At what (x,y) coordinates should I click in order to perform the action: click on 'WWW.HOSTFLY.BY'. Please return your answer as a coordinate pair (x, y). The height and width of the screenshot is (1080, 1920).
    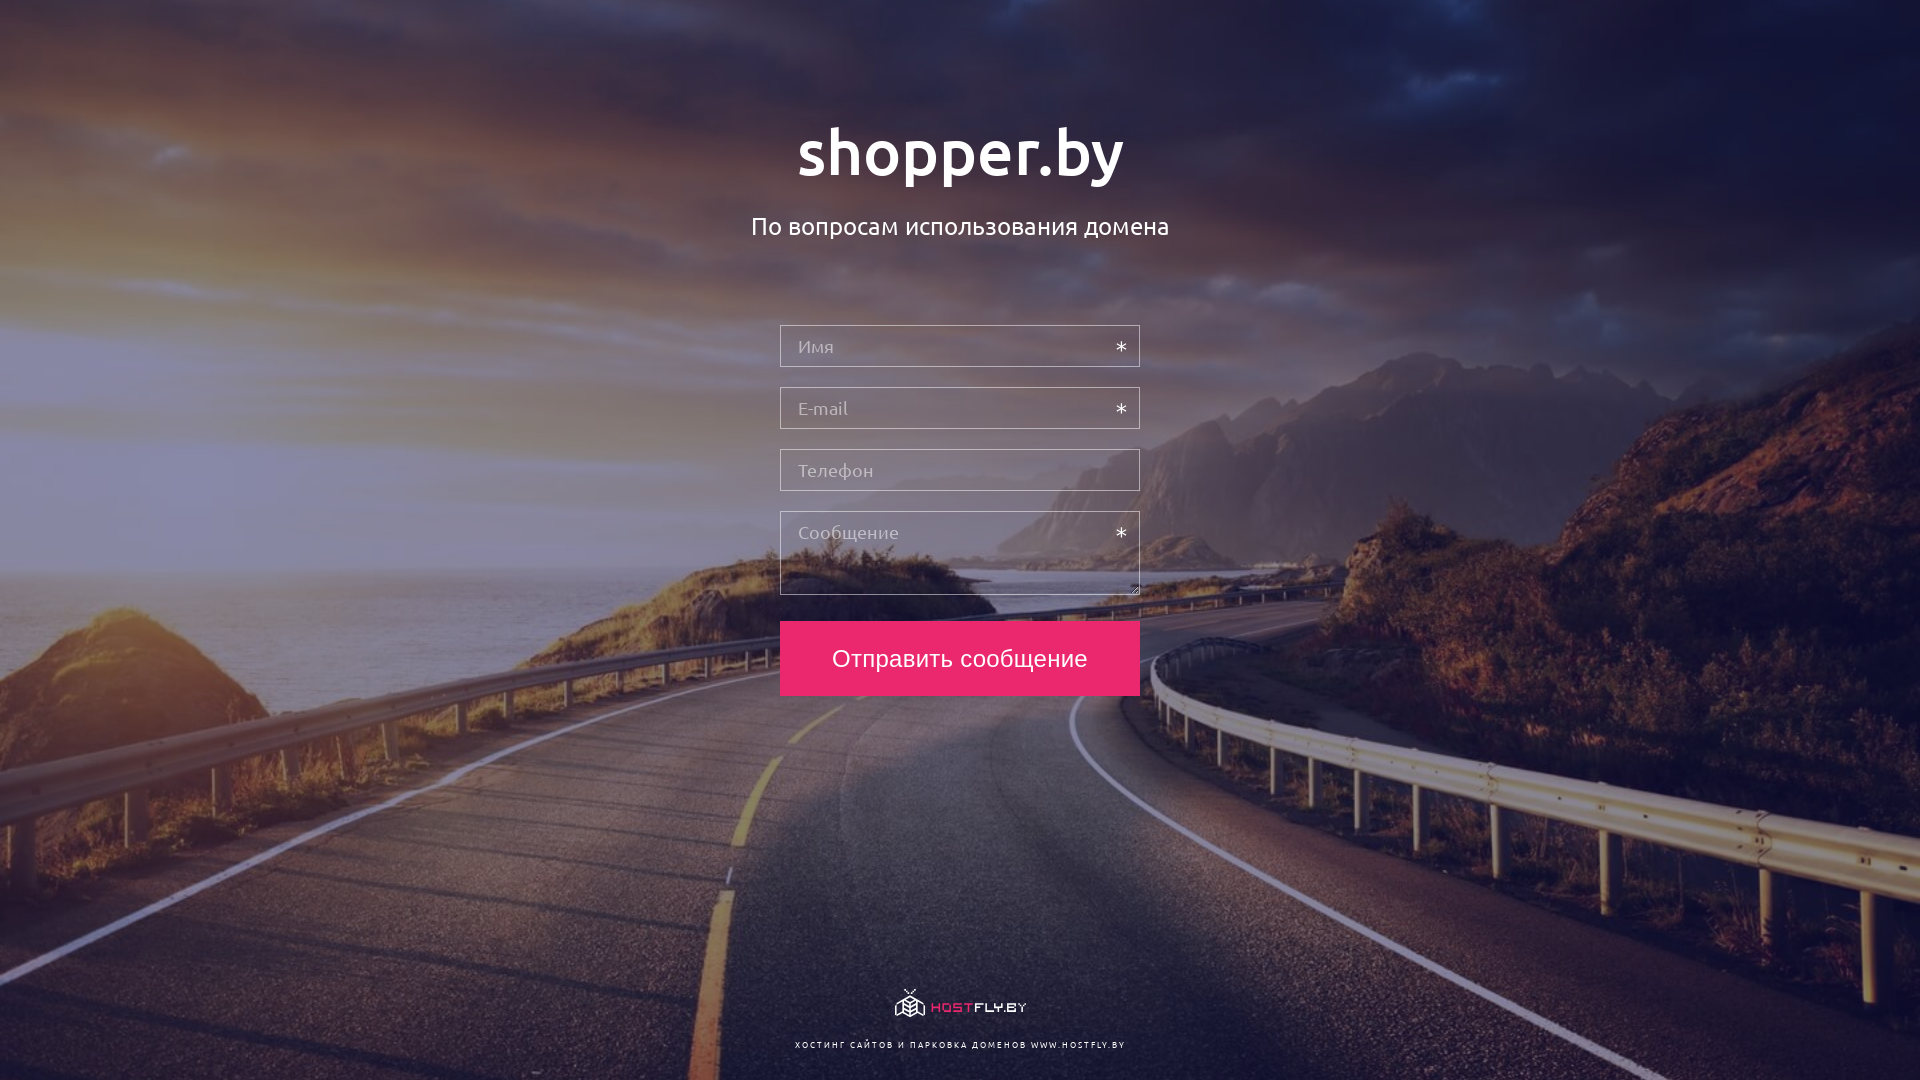
    Looking at the image, I should click on (1076, 1043).